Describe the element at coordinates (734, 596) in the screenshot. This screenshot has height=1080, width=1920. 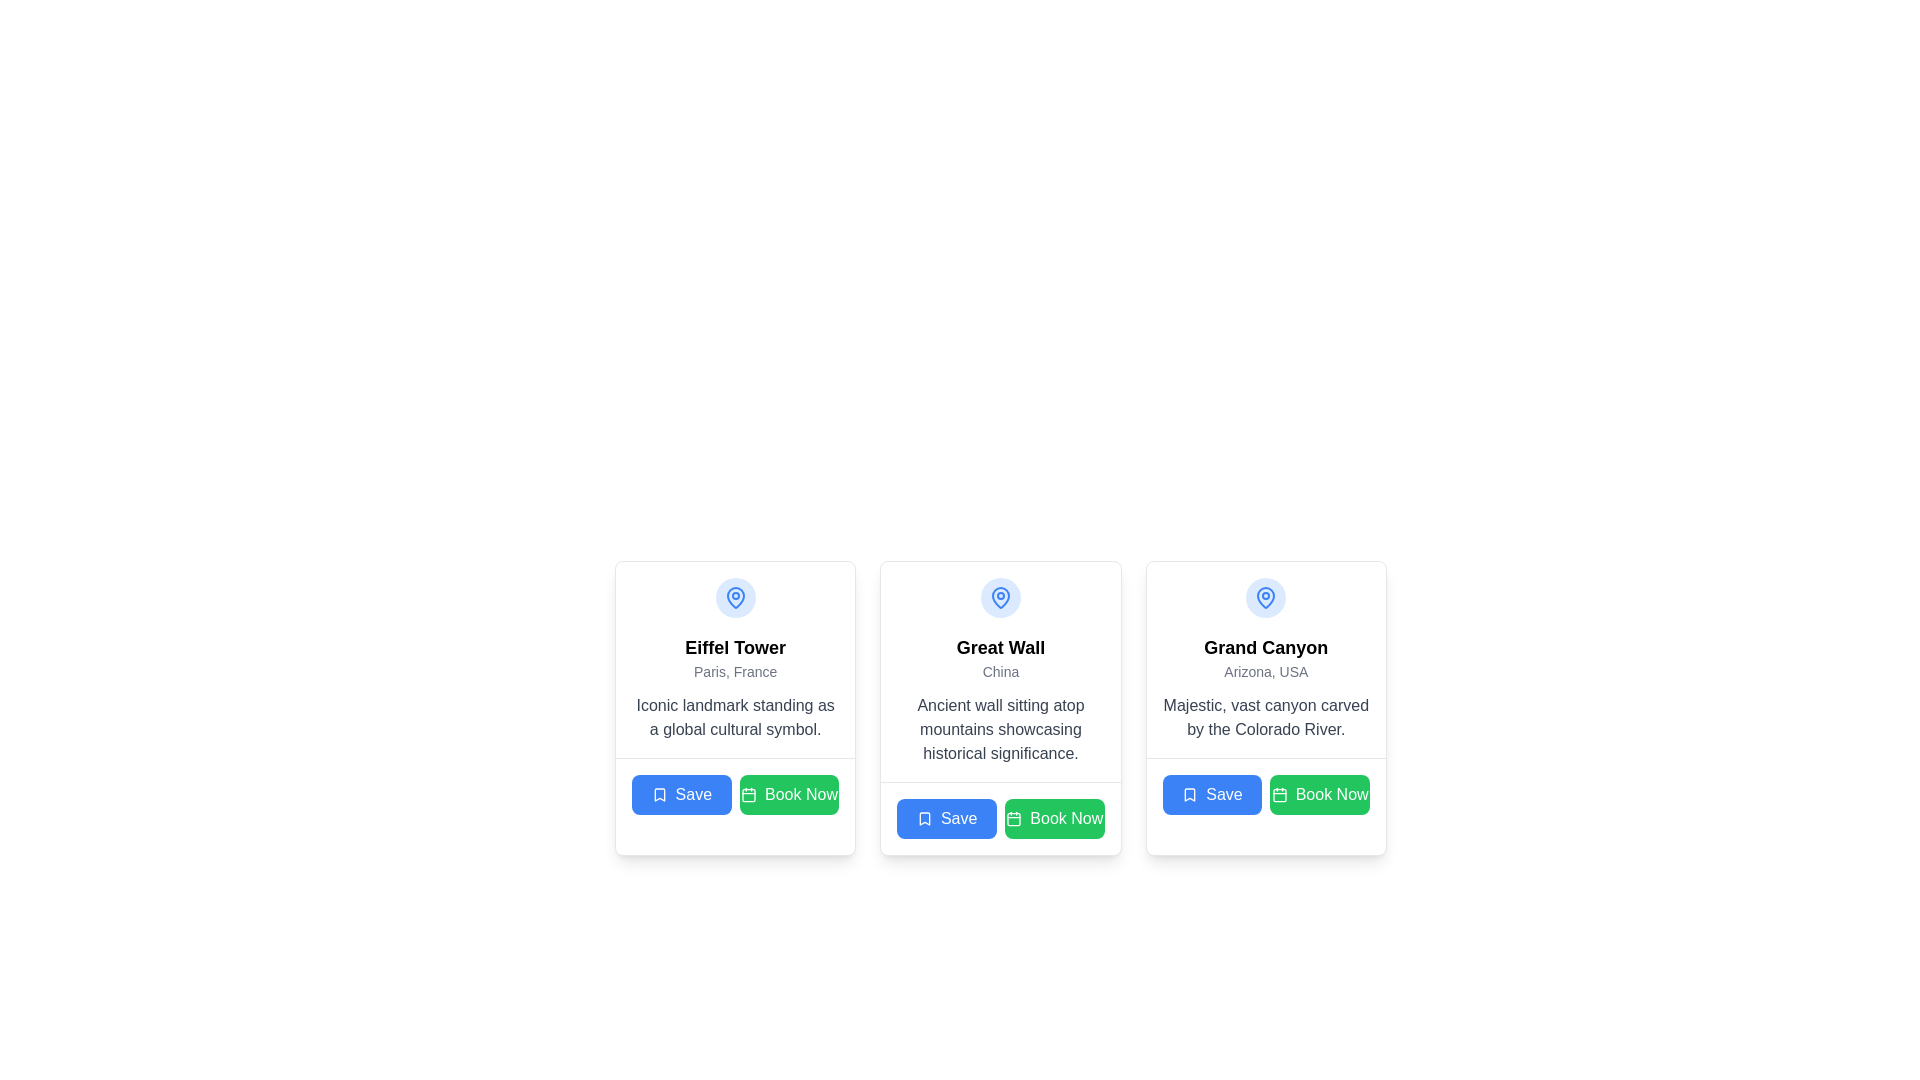
I see `the map pin icon located at the top section of the Eiffel Tower information card, which is characterized by a rounded shape with a blue outline and a lighter blue circular background` at that location.